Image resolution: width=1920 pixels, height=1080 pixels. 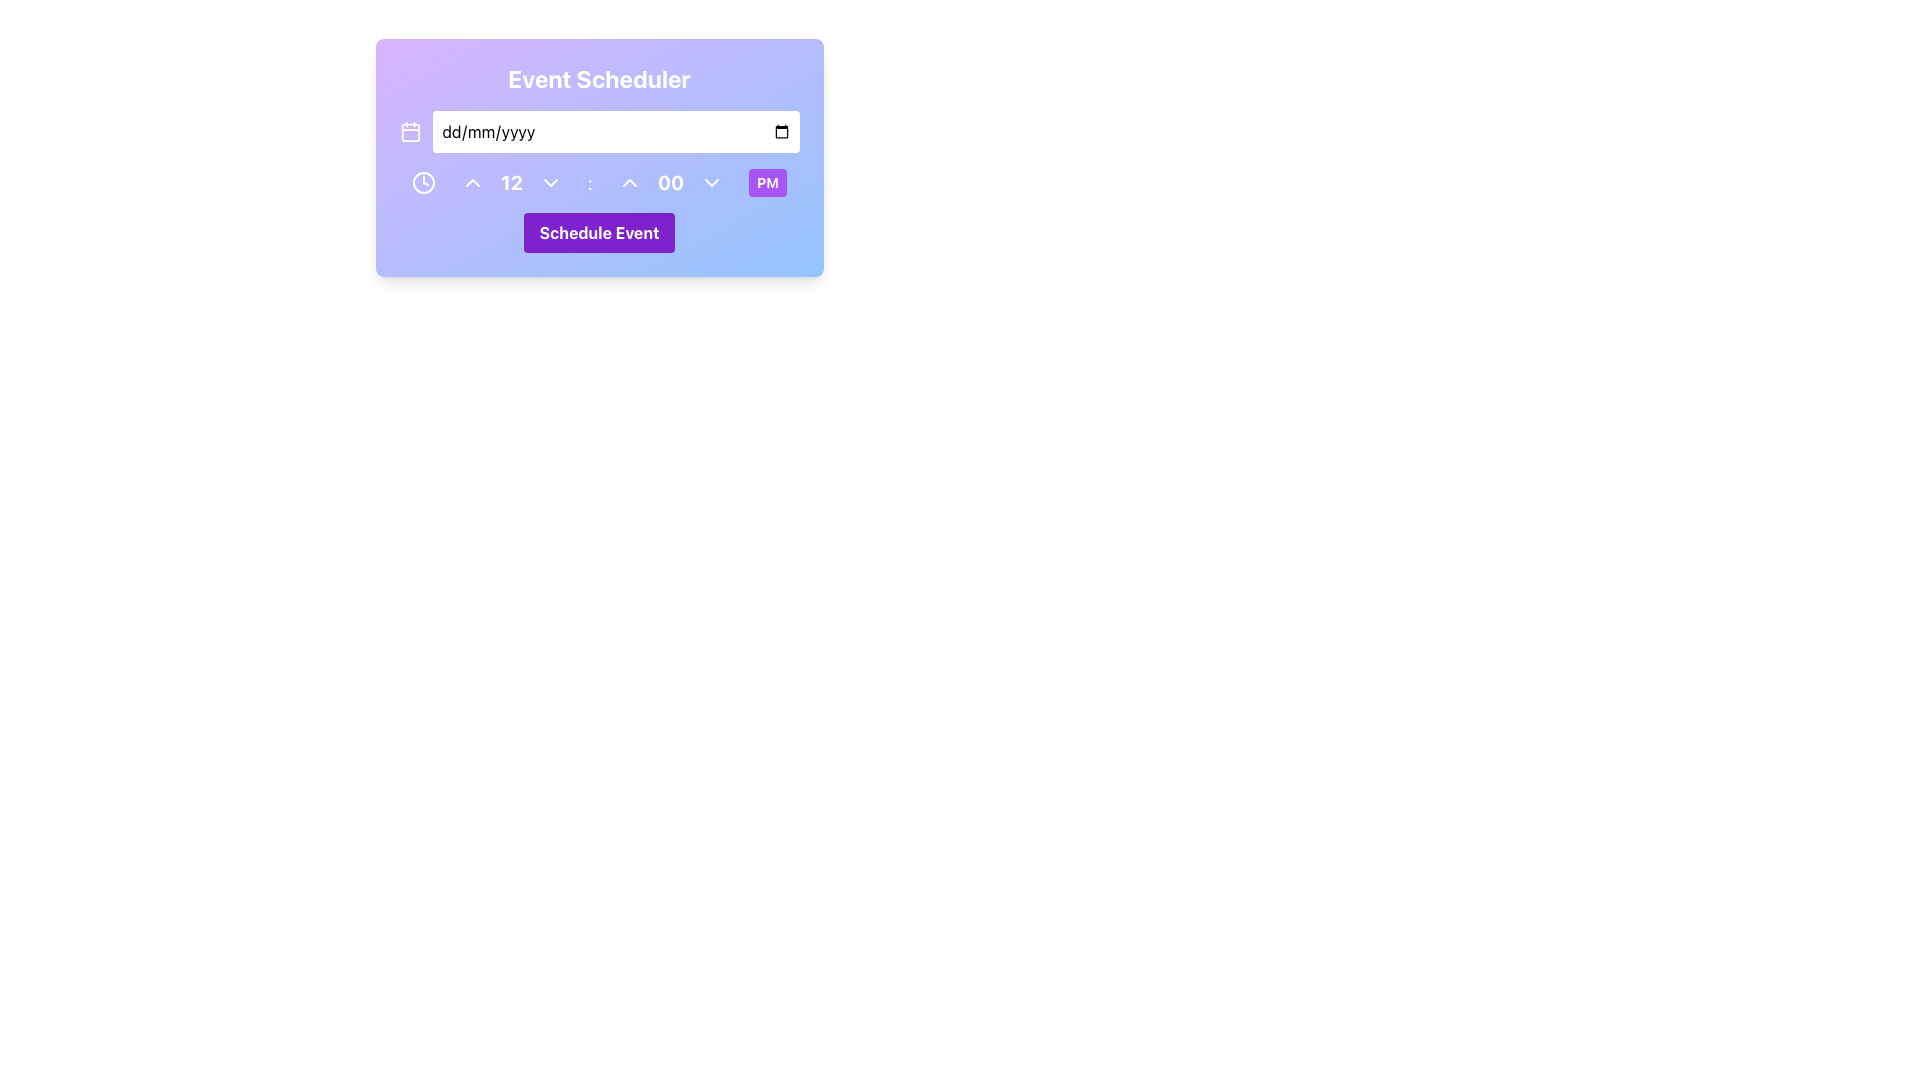 What do you see at coordinates (615, 131) in the screenshot?
I see `a date using the calendar pop-up from the date input field which has a rounded border and is blank, positioned to the right of a calendar icon` at bounding box center [615, 131].